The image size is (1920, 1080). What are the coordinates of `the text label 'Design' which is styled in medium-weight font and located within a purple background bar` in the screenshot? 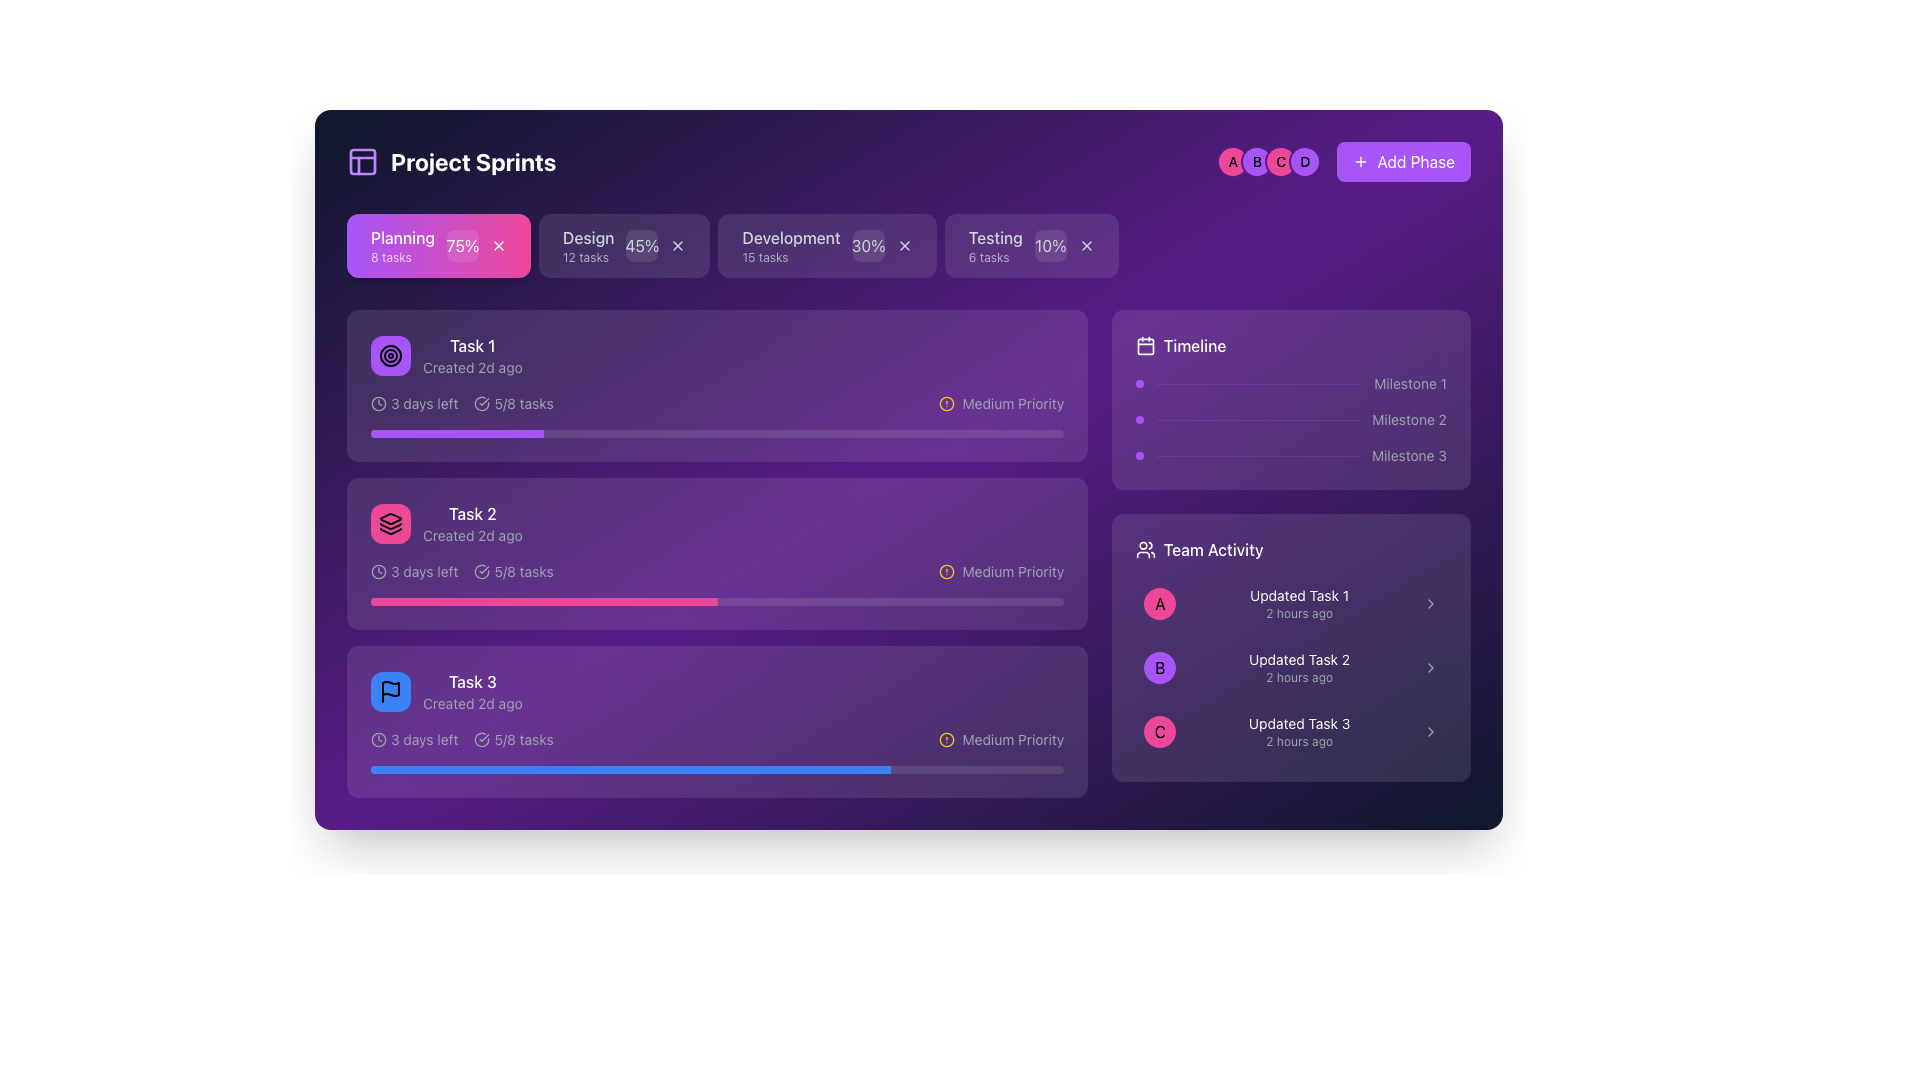 It's located at (587, 237).